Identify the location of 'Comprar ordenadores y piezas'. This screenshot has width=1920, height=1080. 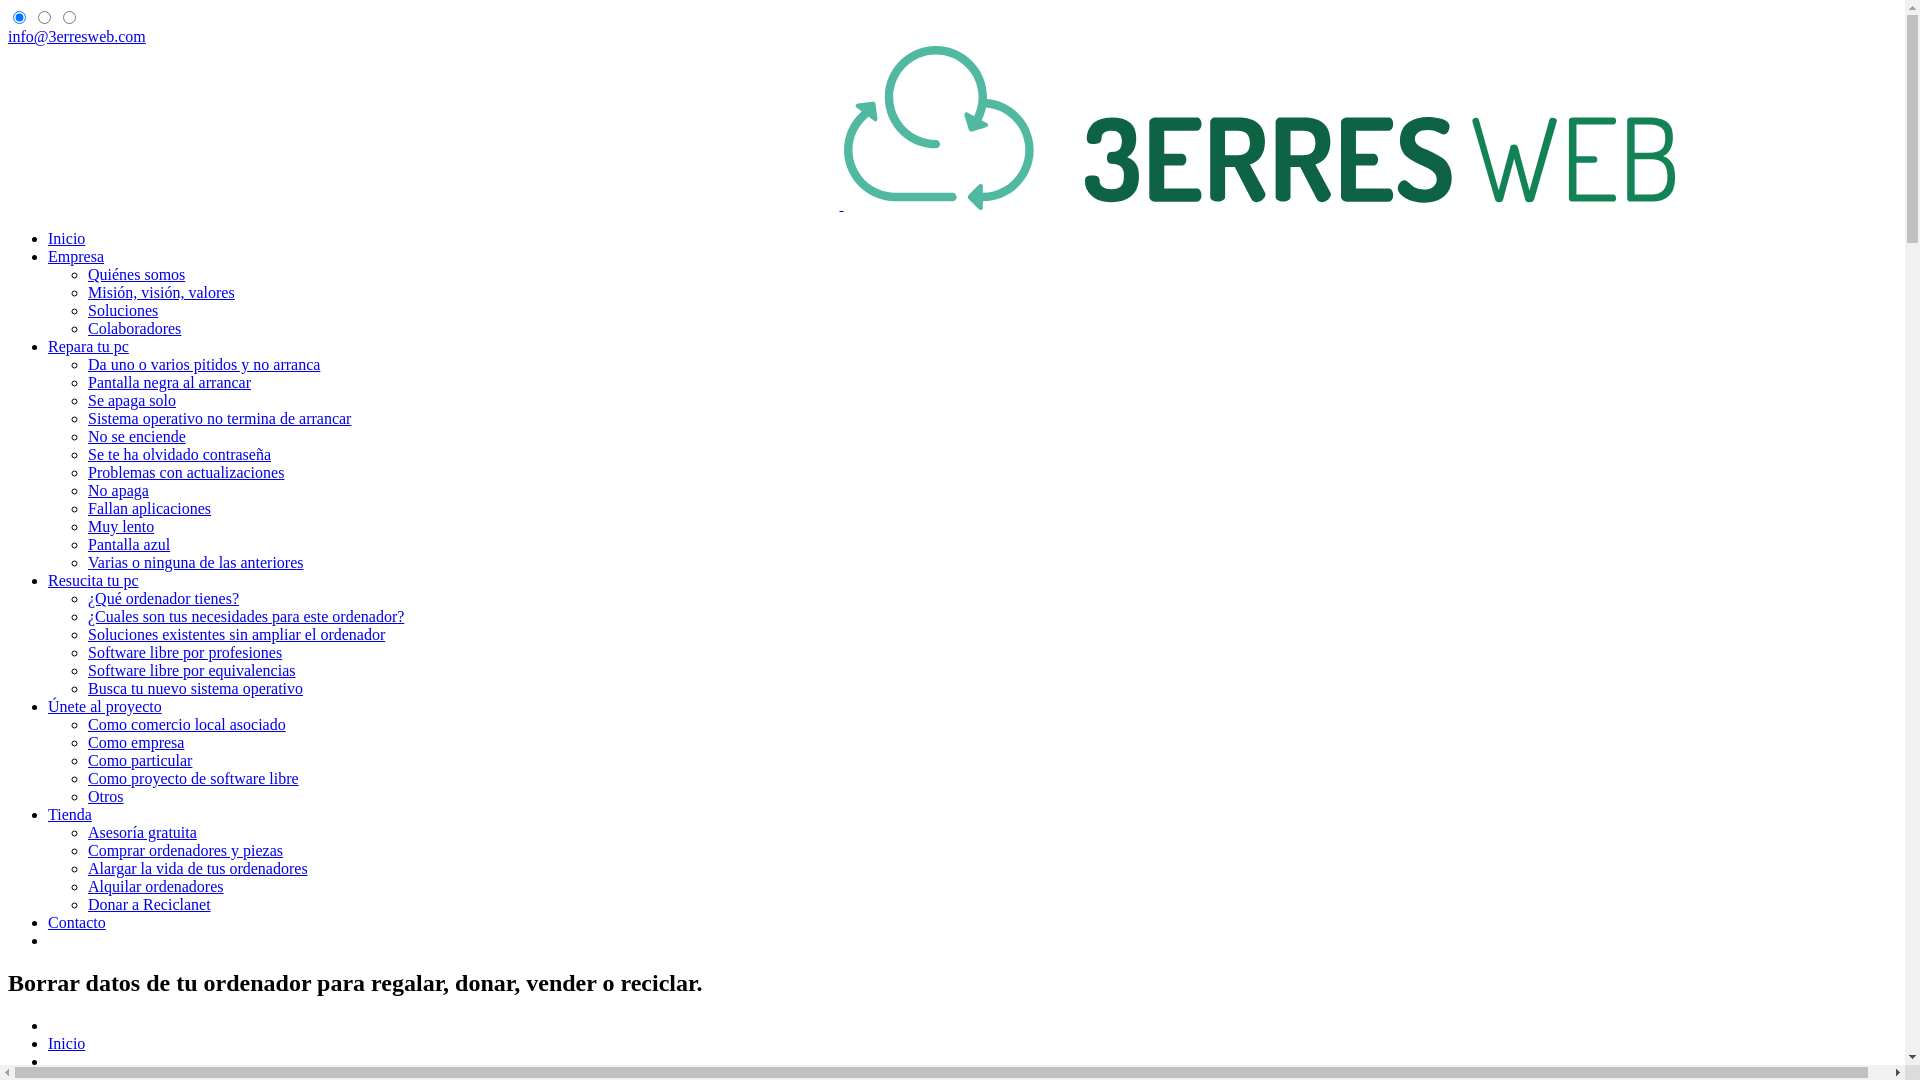
(185, 850).